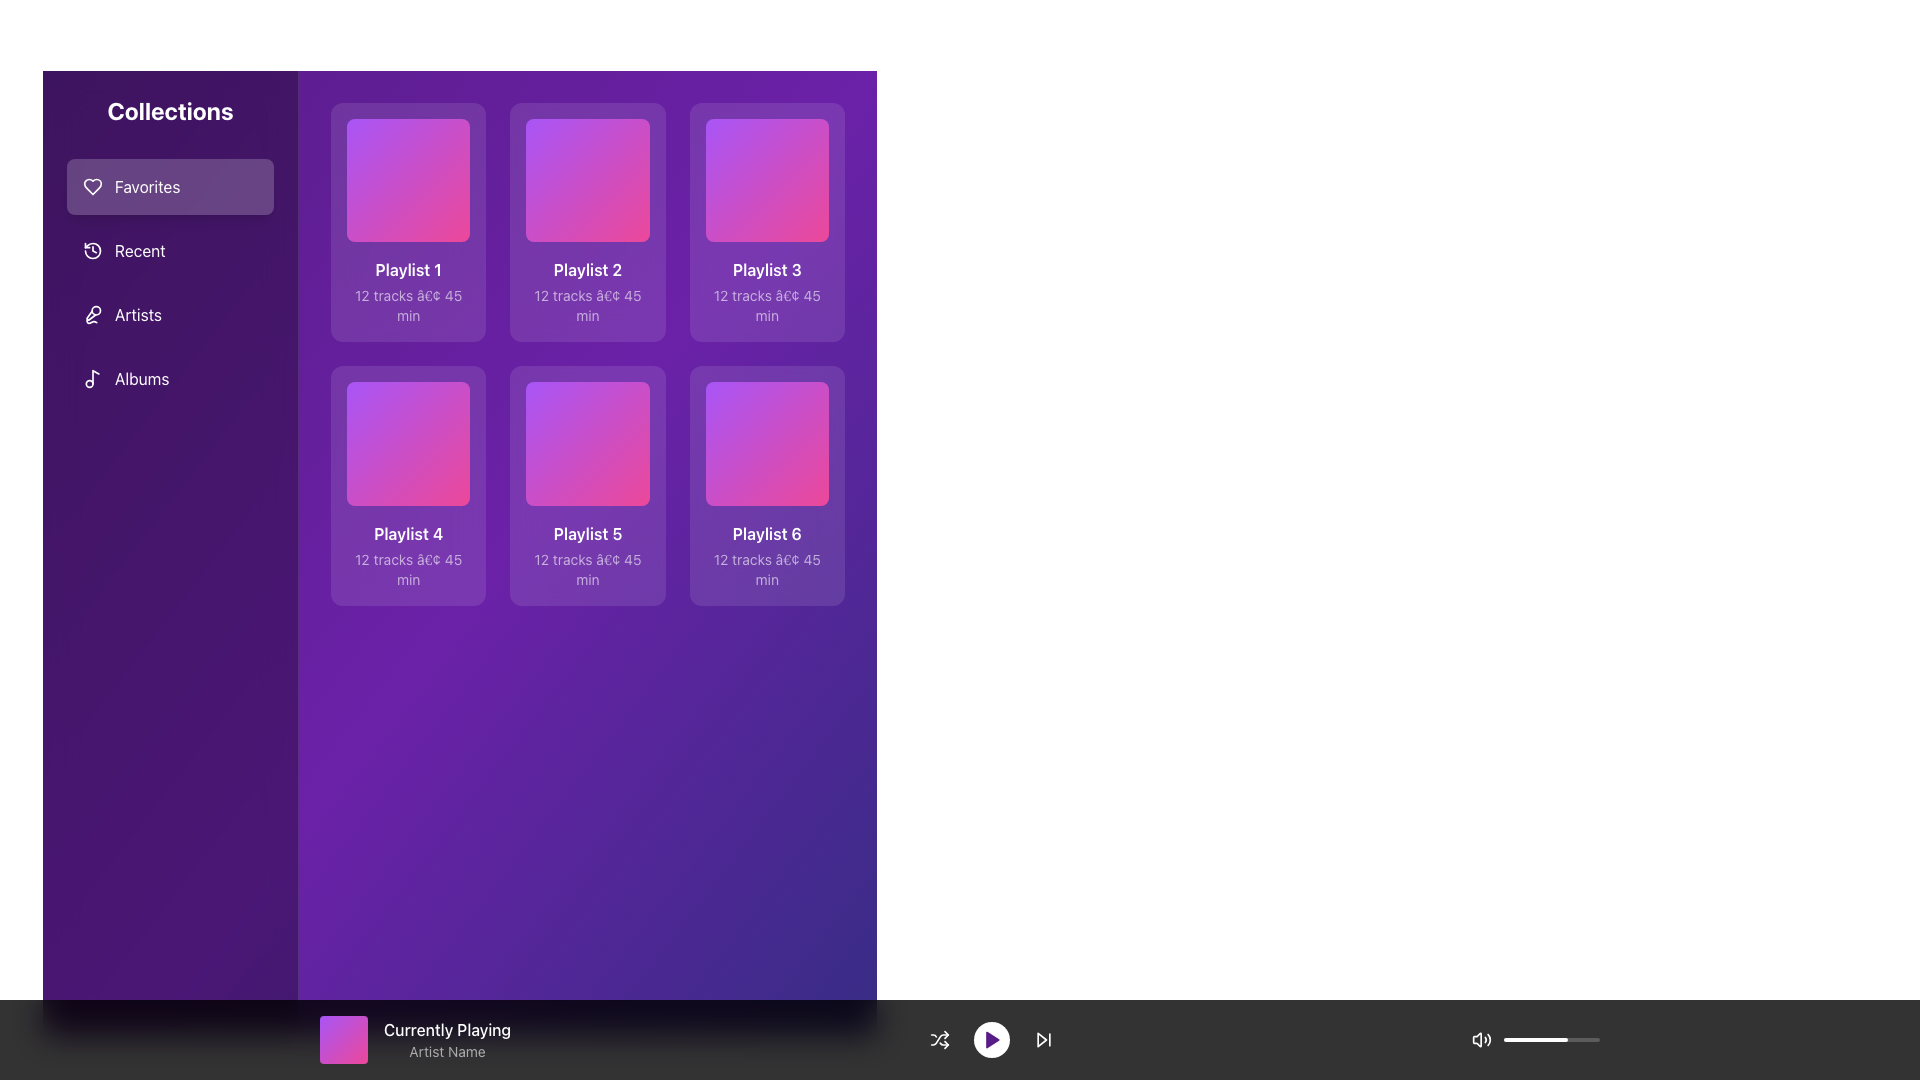  Describe the element at coordinates (586, 569) in the screenshot. I see `the text label displaying '12 tracks • 45 min' located beneath the 'Playlist 5' label within the playlist card` at that location.